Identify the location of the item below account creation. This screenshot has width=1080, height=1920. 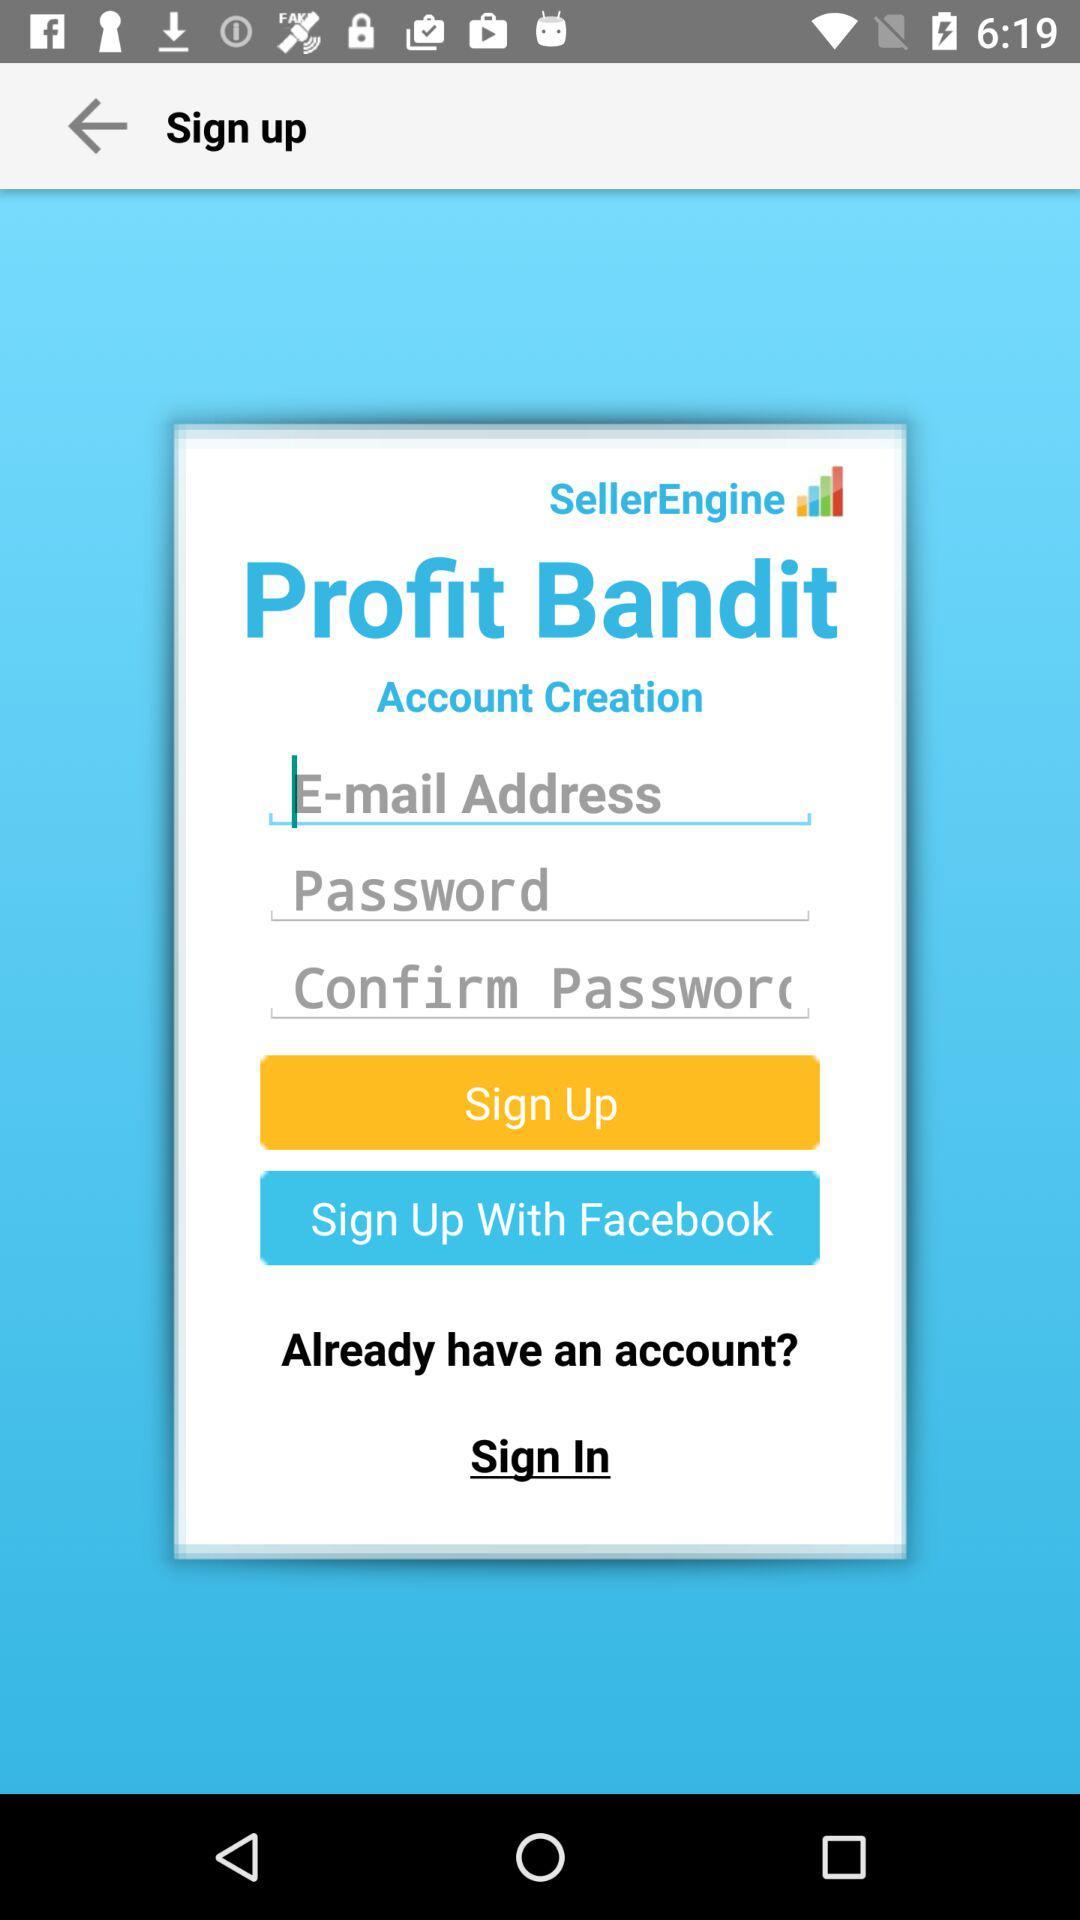
(540, 791).